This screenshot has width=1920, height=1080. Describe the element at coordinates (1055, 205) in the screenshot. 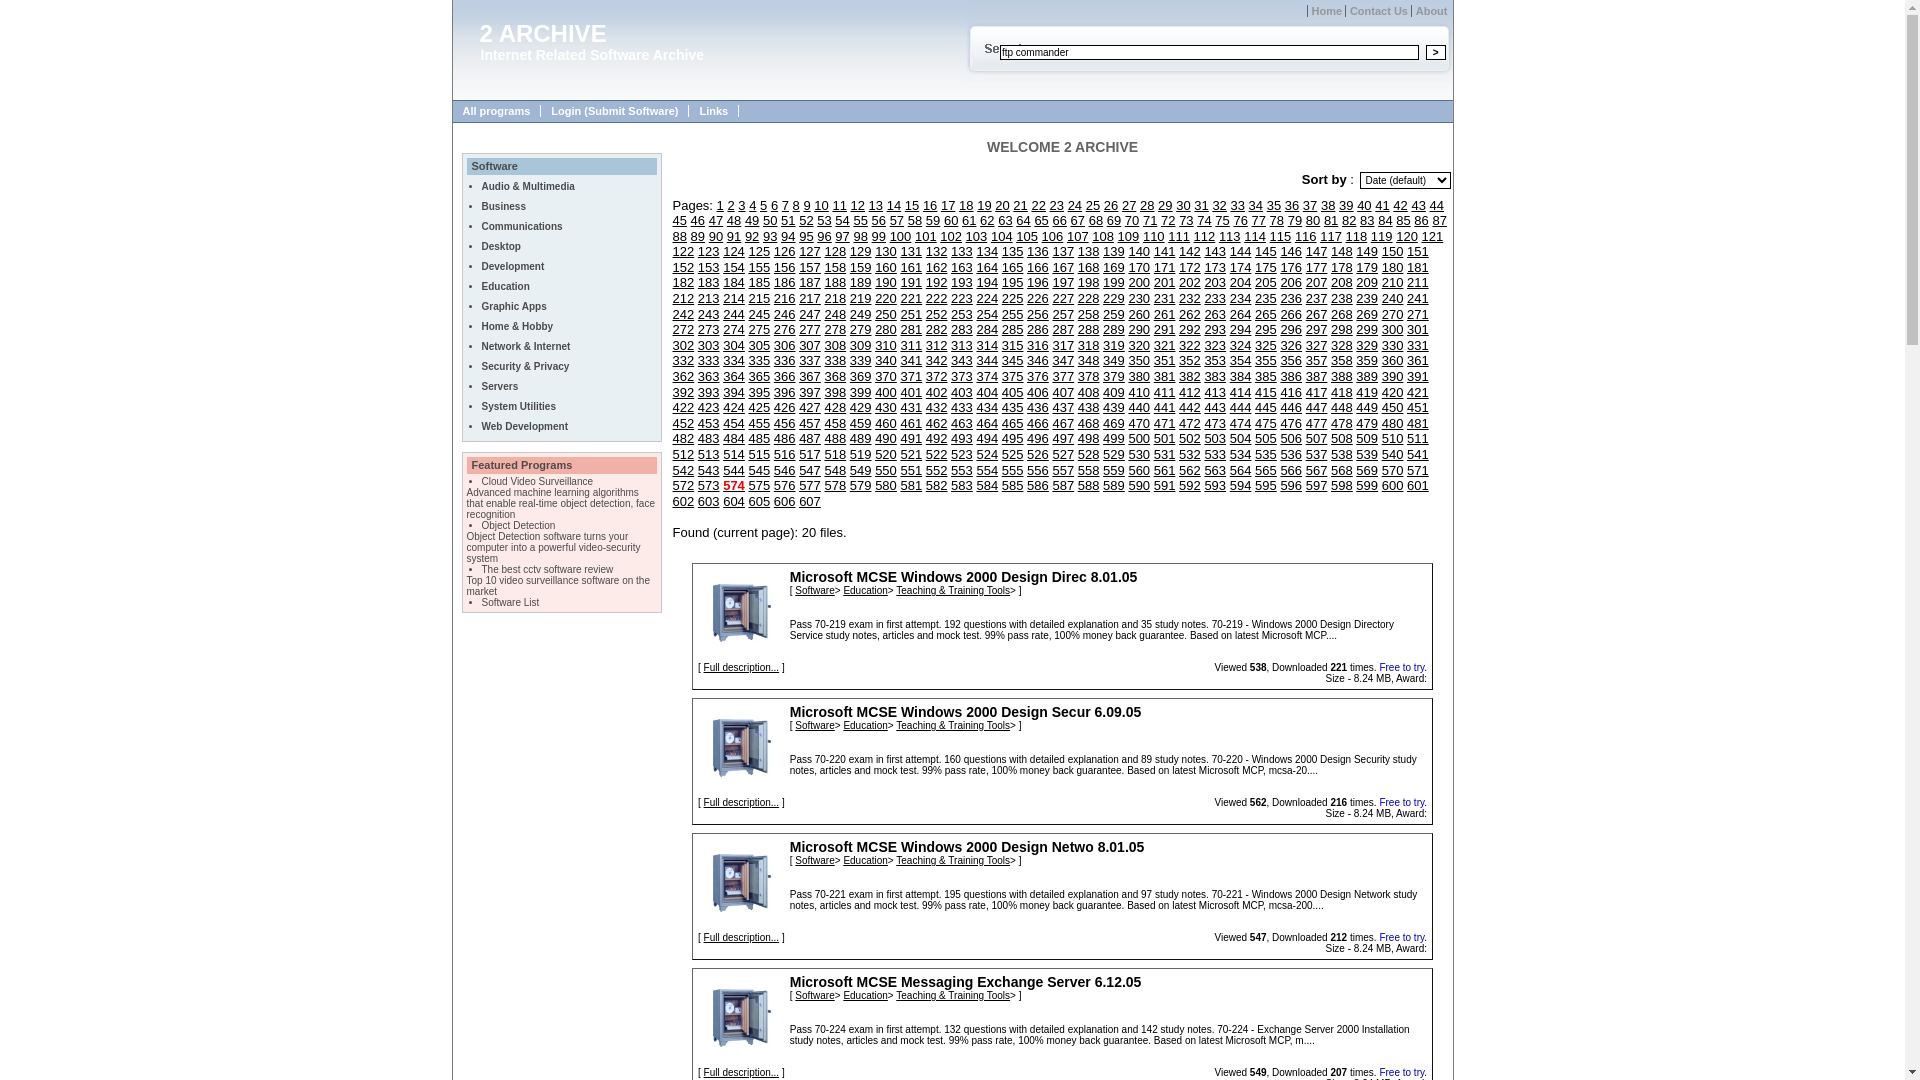

I see `'23'` at that location.